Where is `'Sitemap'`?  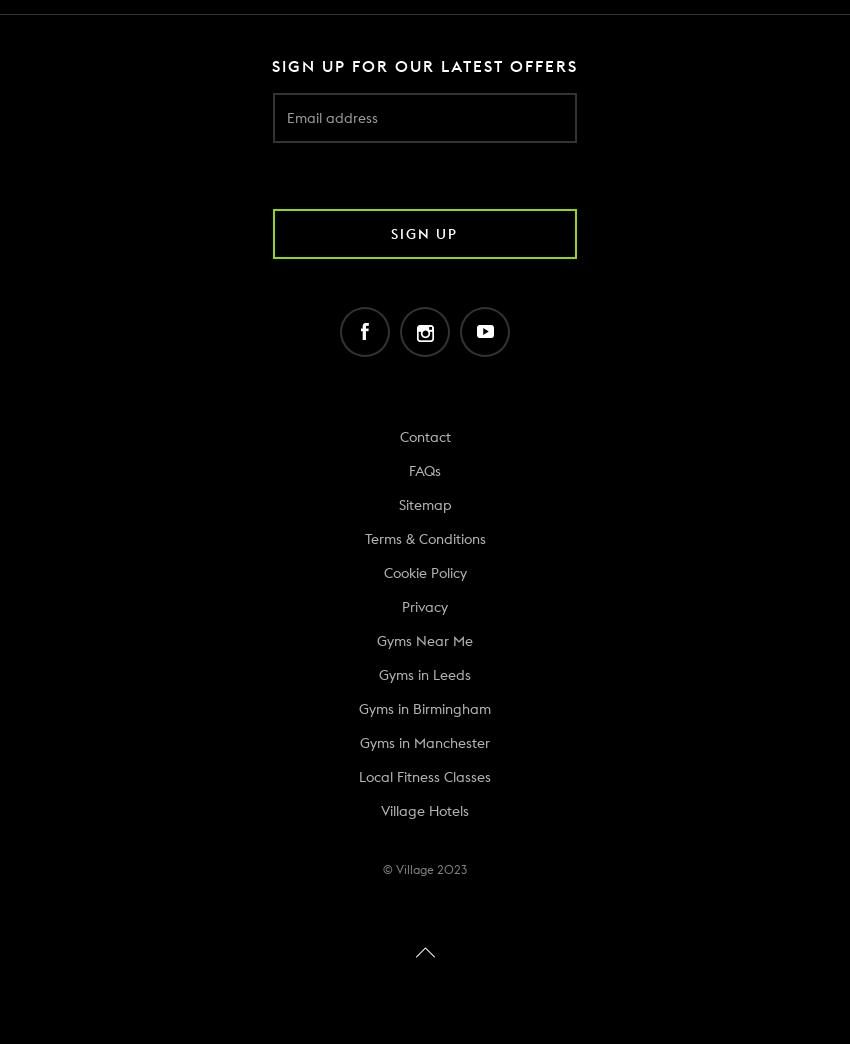 'Sitemap' is located at coordinates (424, 504).